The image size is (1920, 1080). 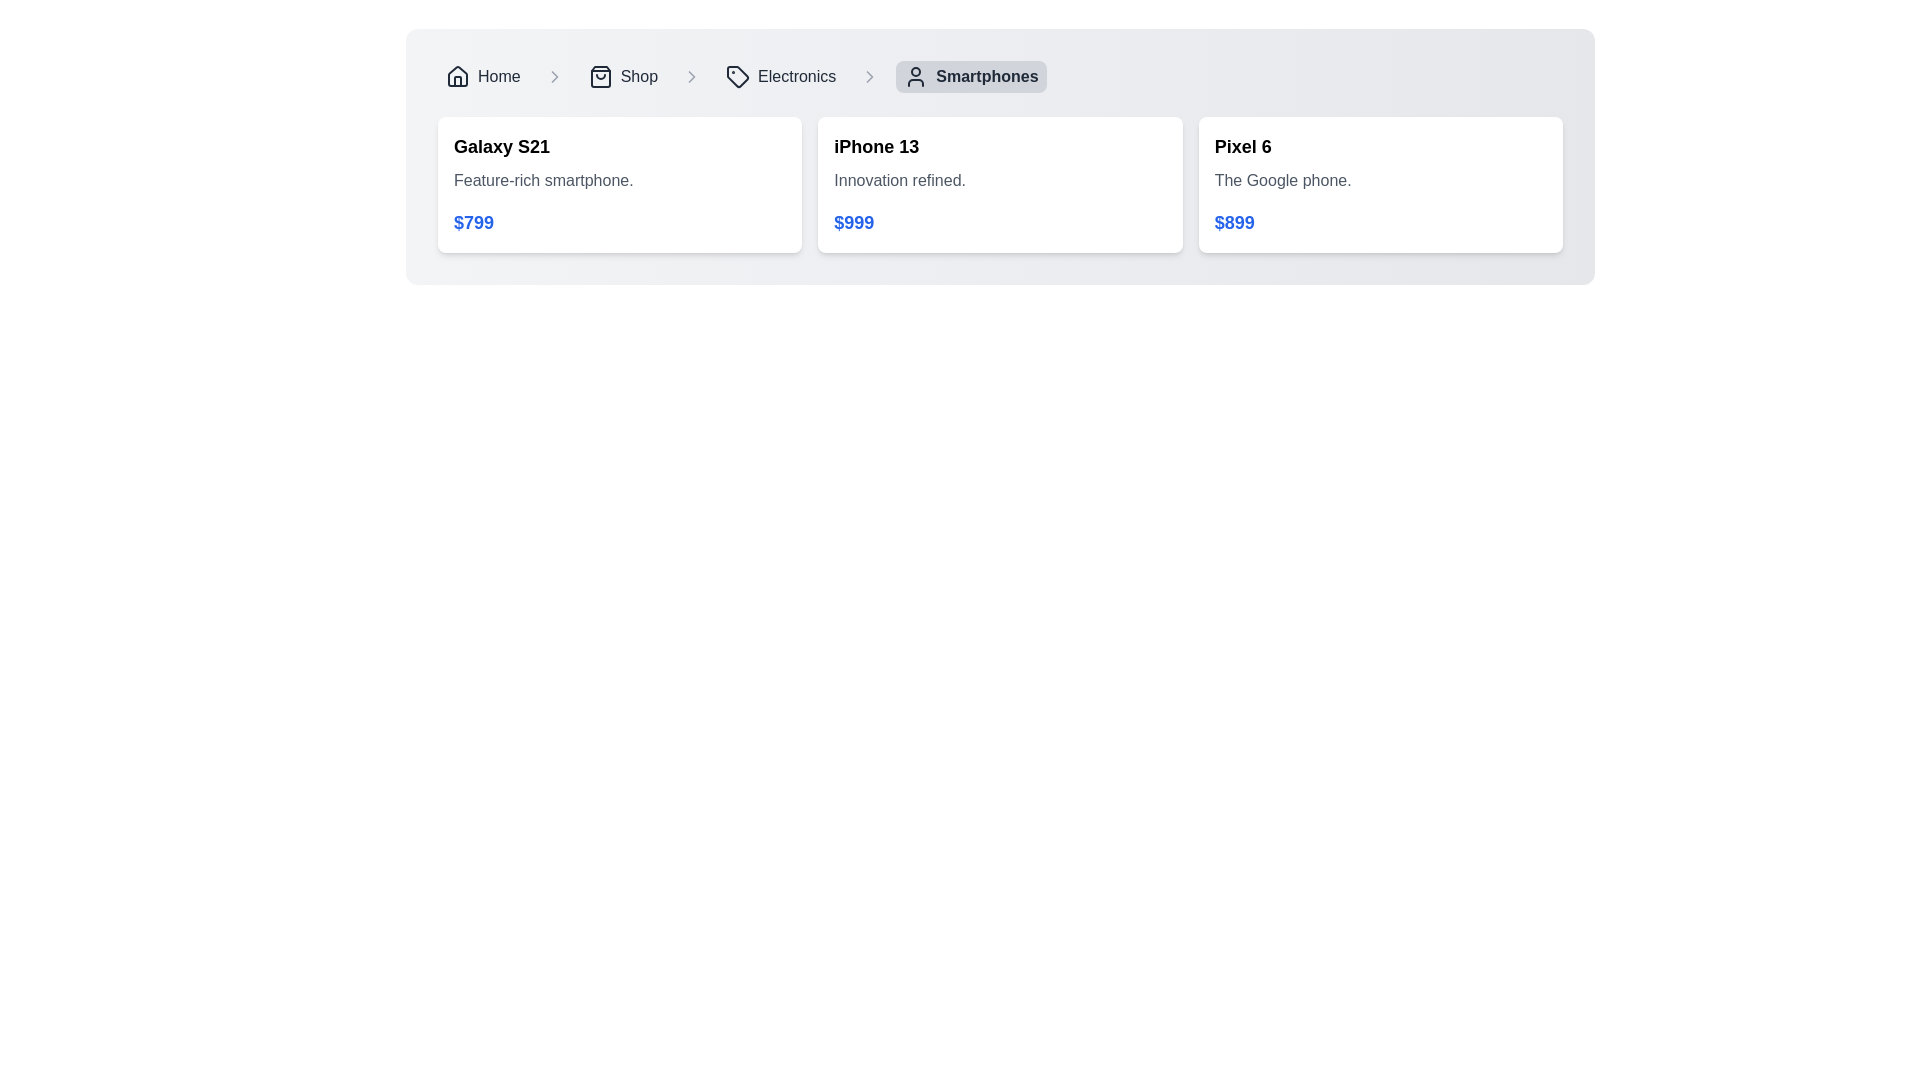 I want to click on the 'Shop' icon in the breadcrumb navigation, so click(x=599, y=76).